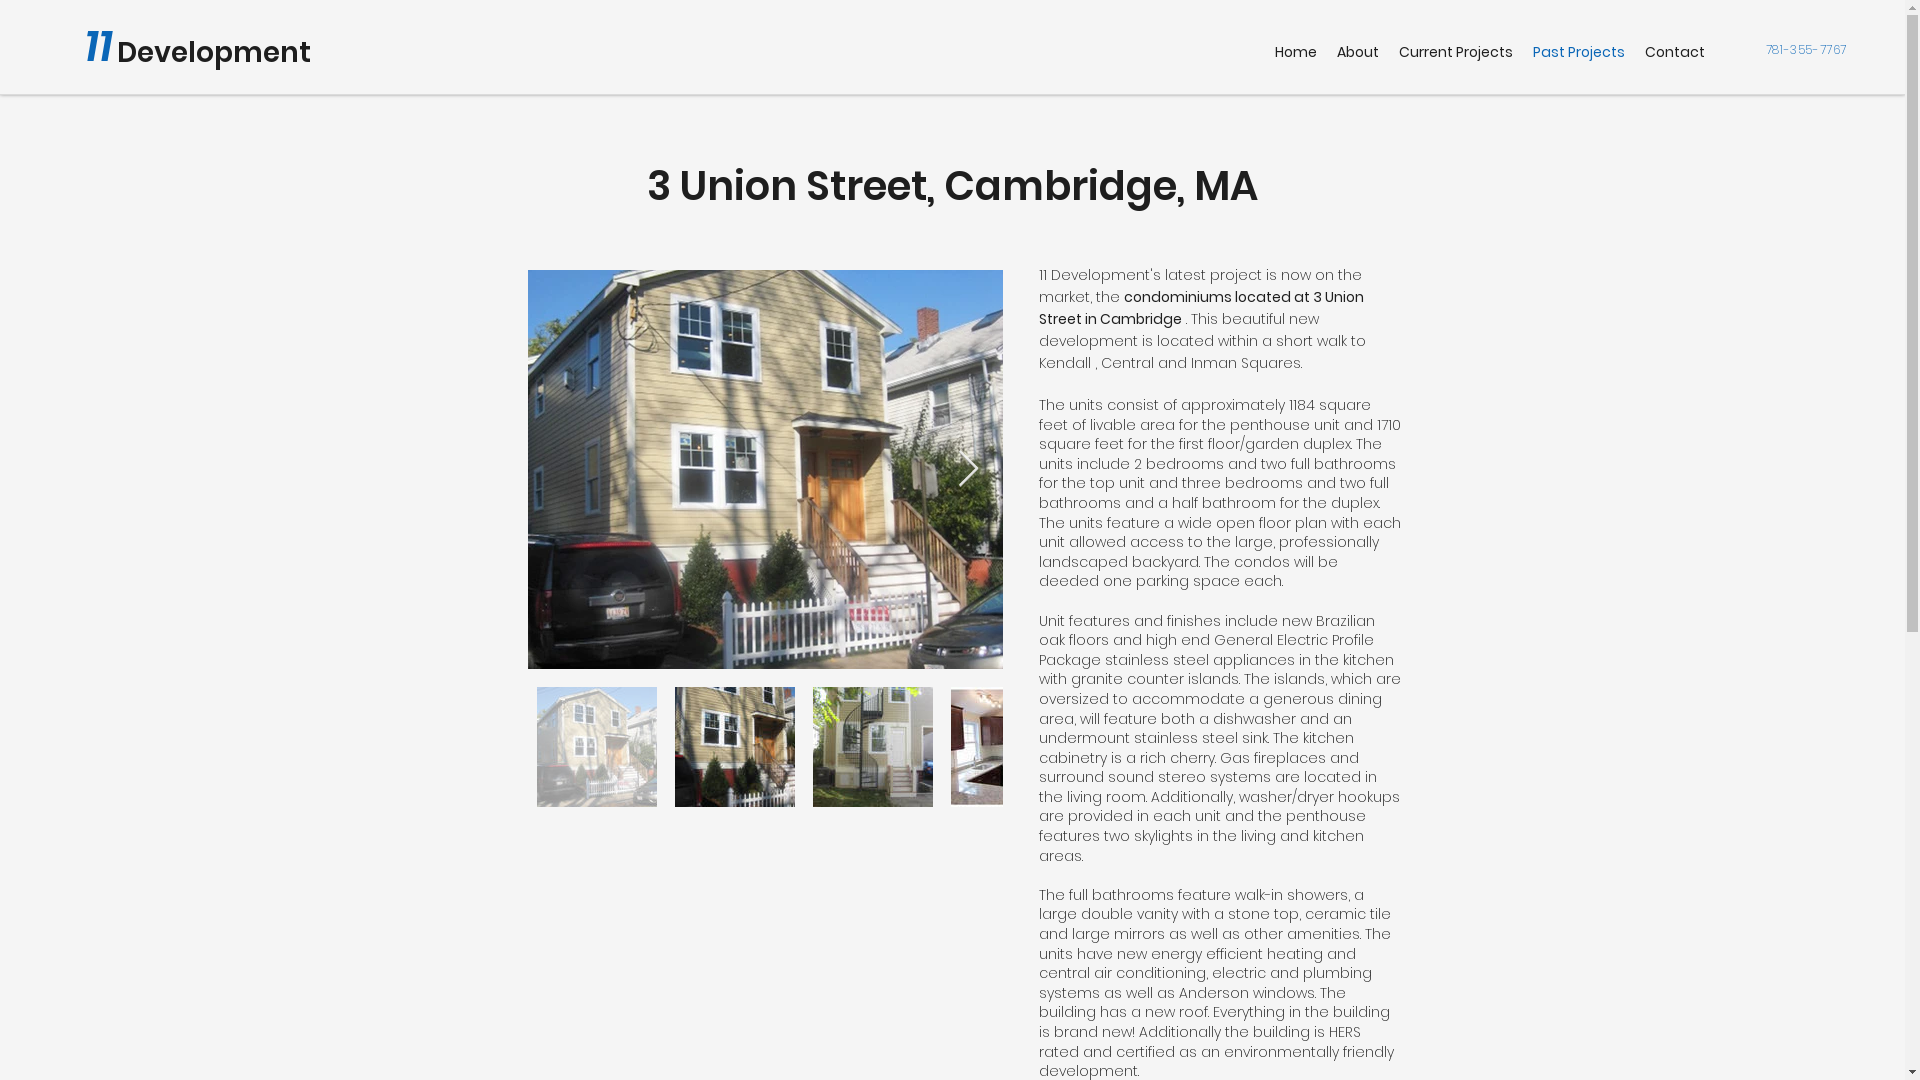  Describe the element at coordinates (214, 51) in the screenshot. I see `'Development'` at that location.